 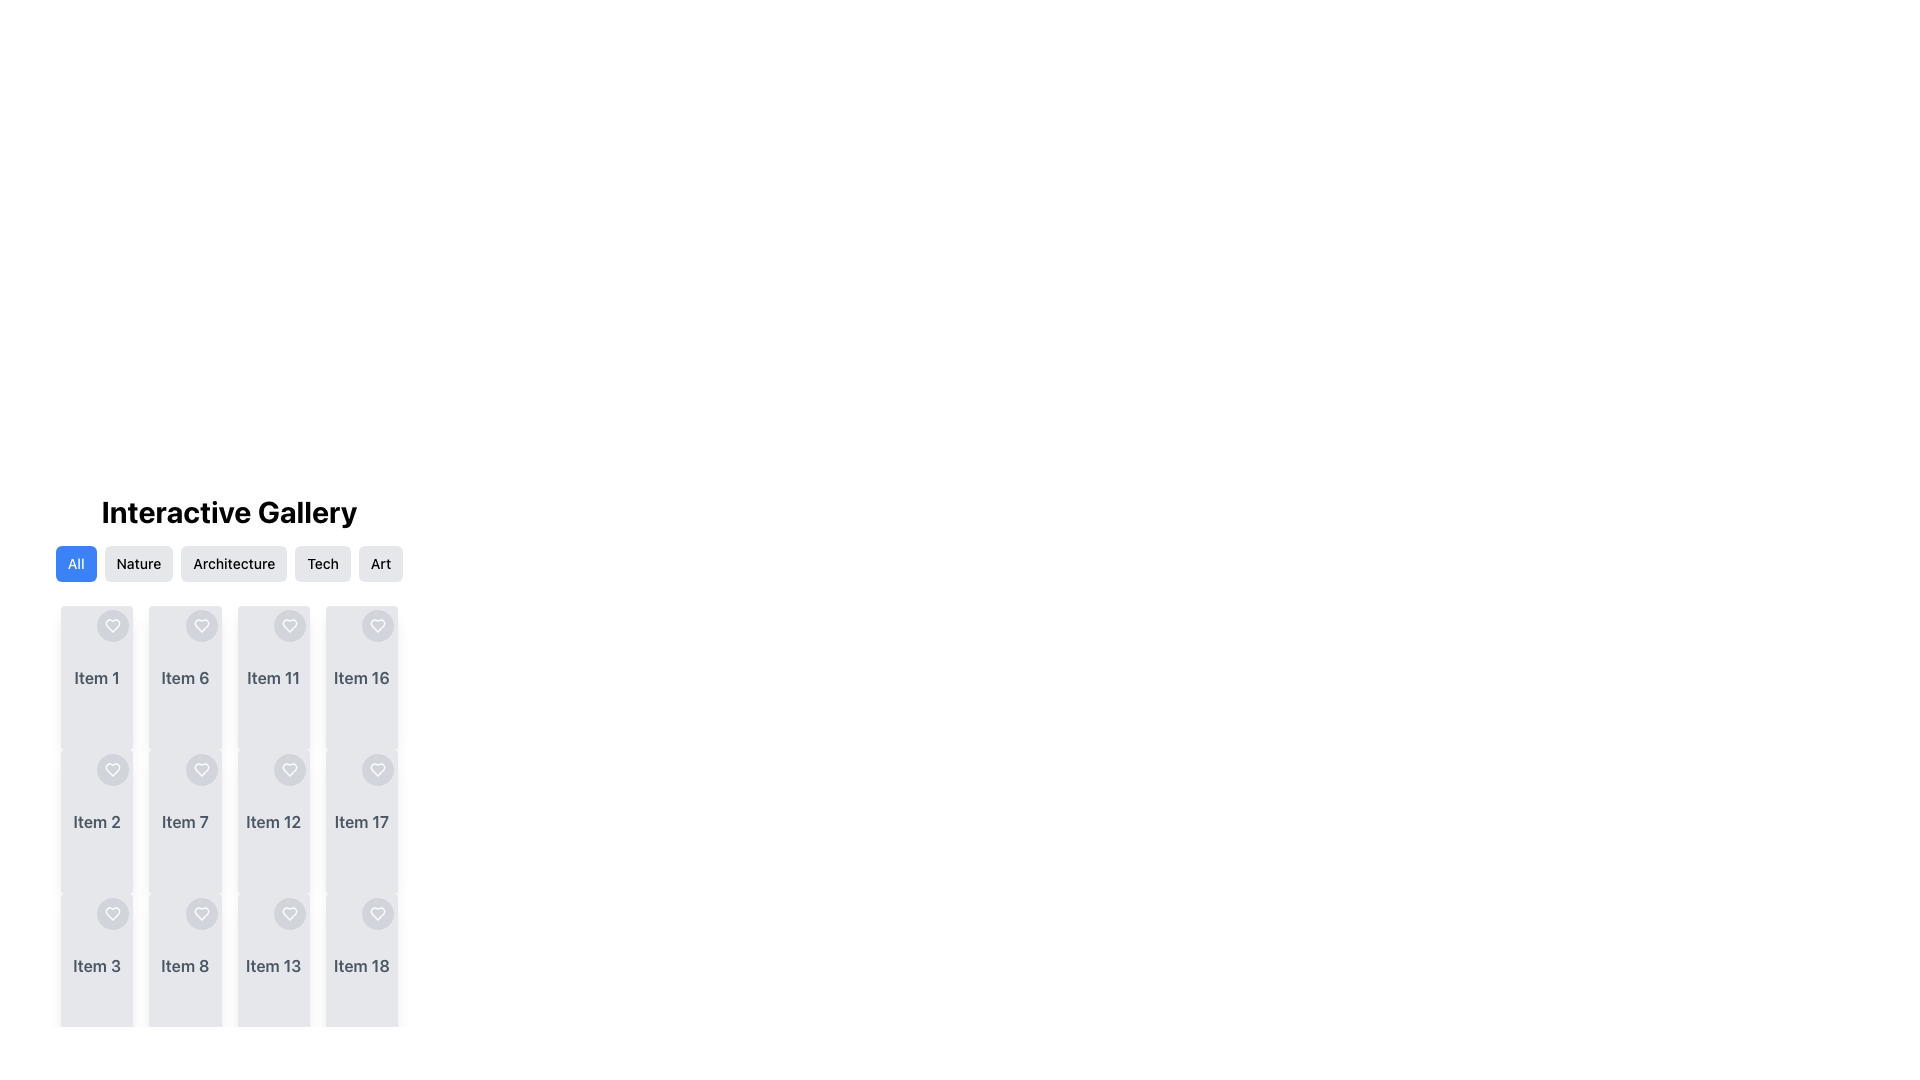 What do you see at coordinates (378, 769) in the screenshot?
I see `the state of the heart-shaped icon located in the center of the card labeled 'Item 17' within the interactive gallery interface` at bounding box center [378, 769].